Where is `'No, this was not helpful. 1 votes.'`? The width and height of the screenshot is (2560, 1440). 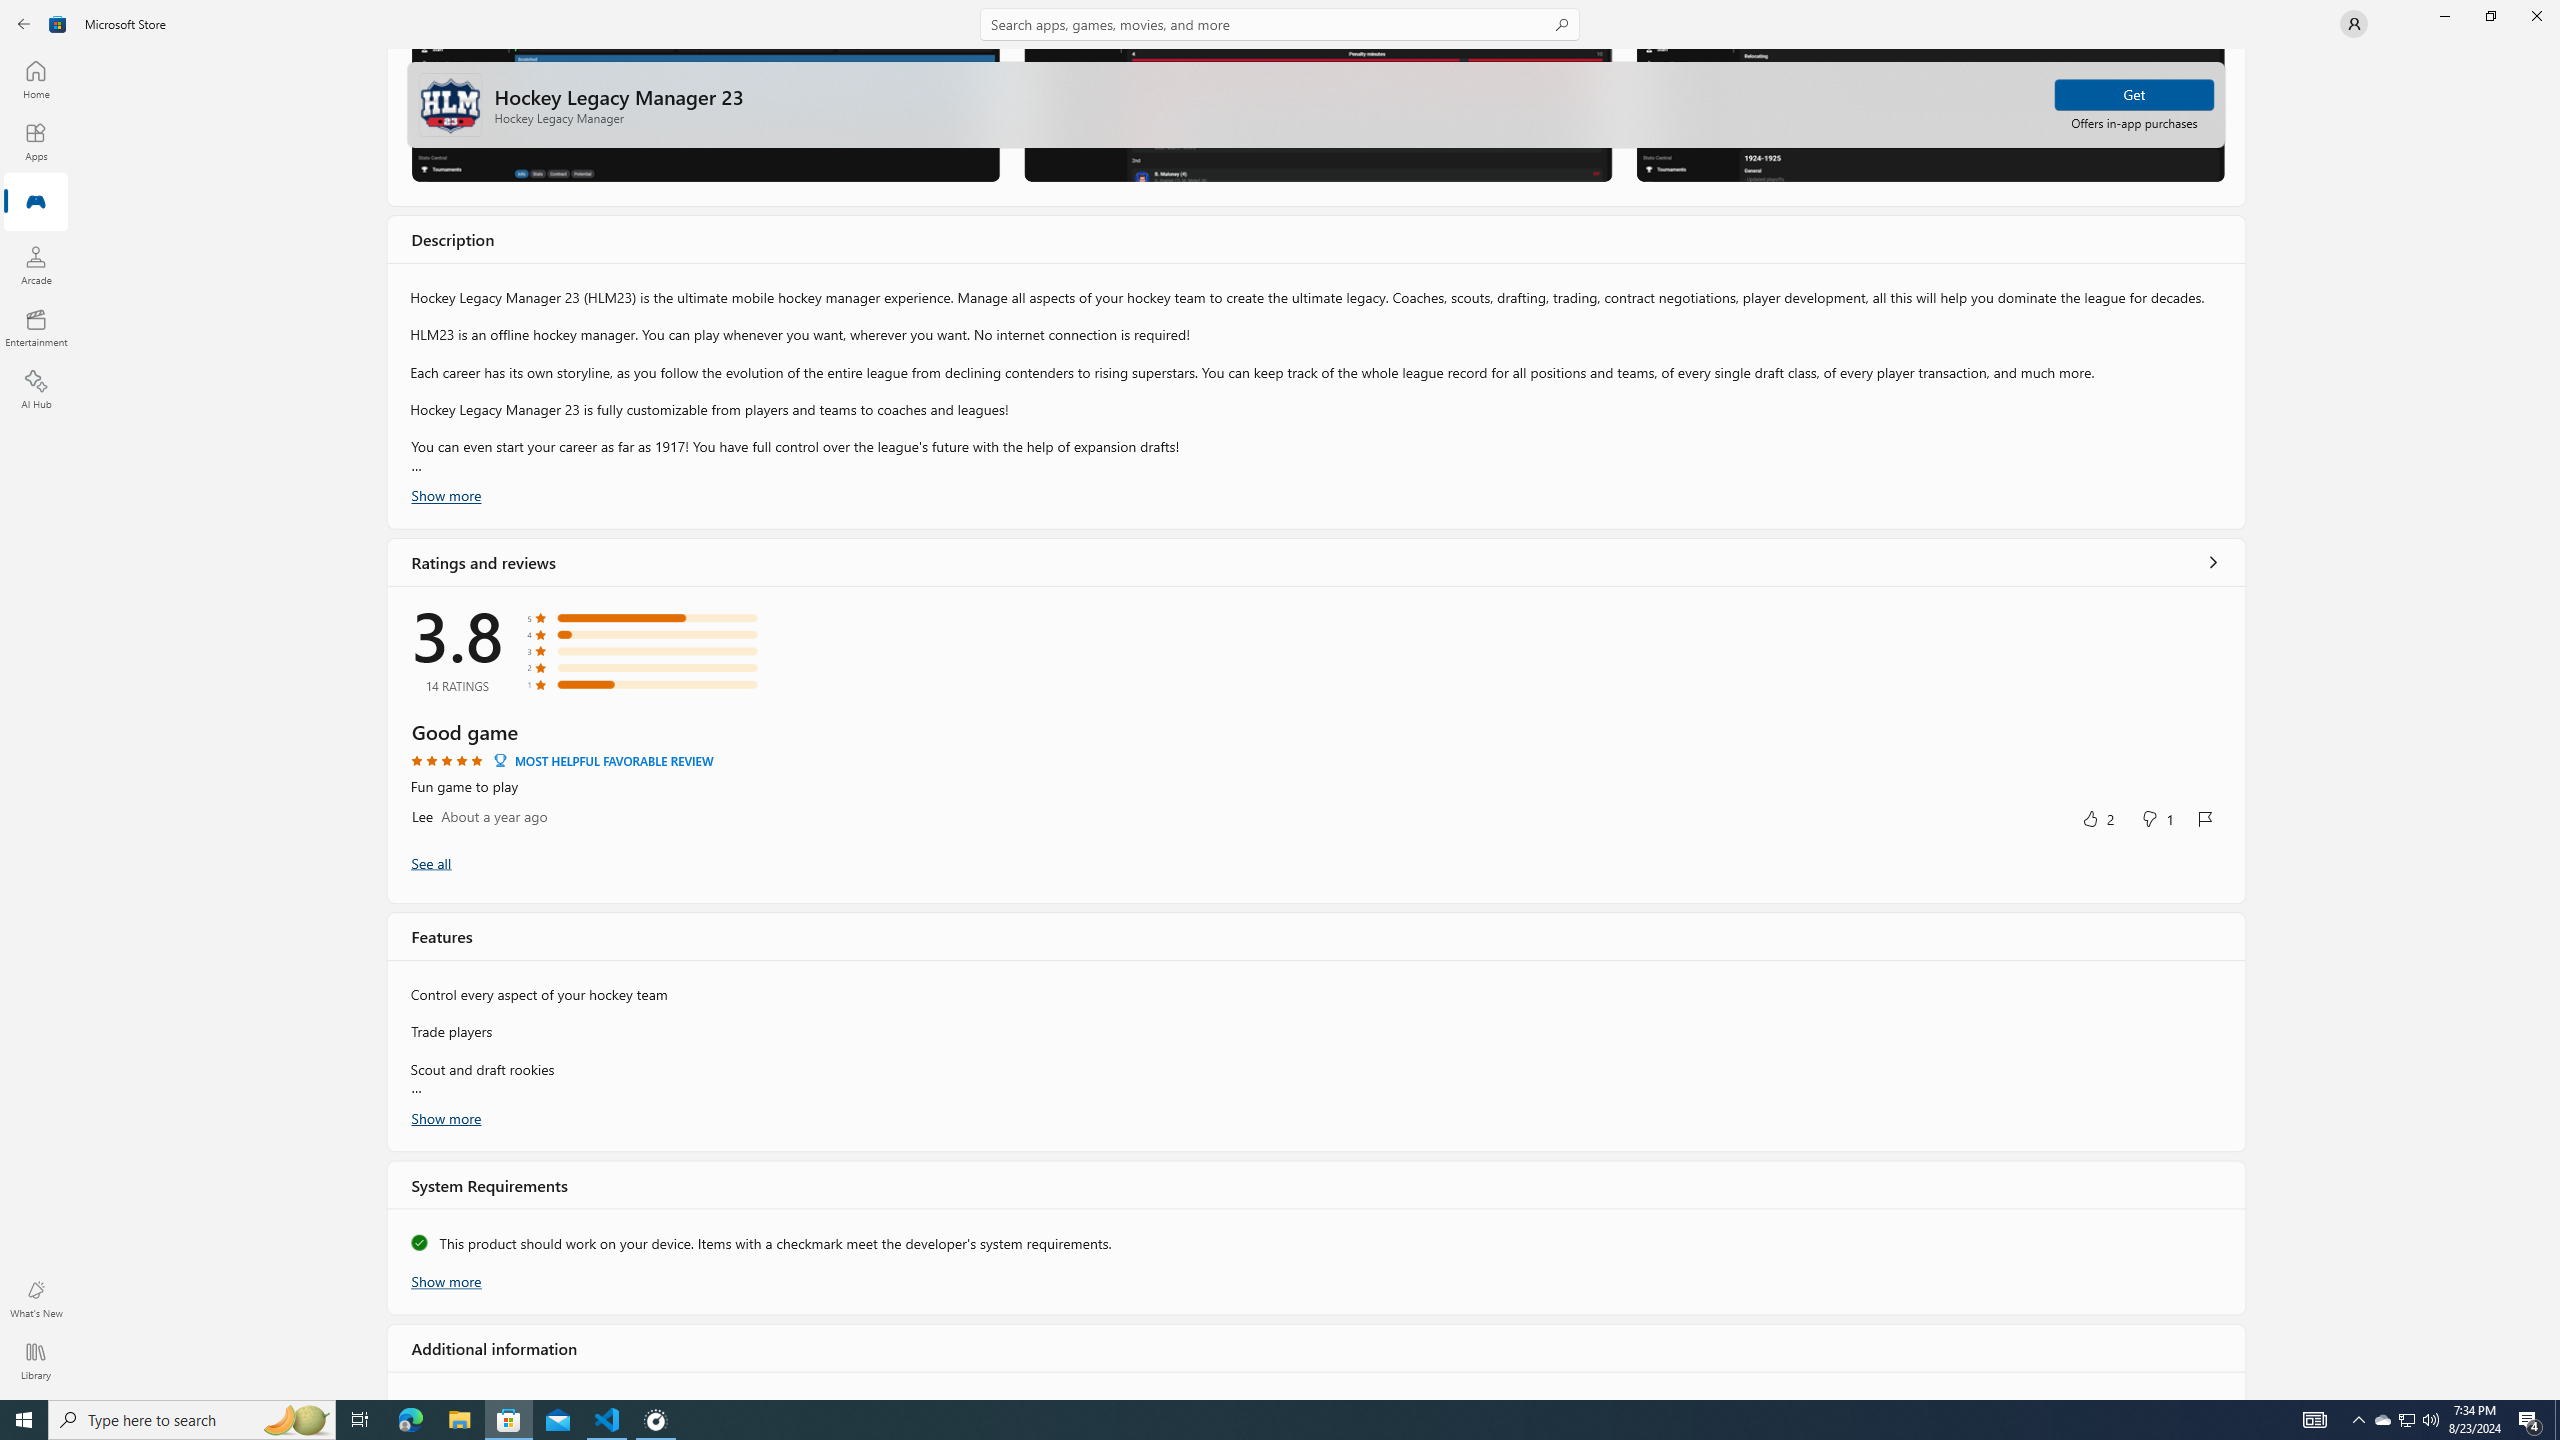 'No, this was not helpful. 1 votes.' is located at coordinates (2156, 817).